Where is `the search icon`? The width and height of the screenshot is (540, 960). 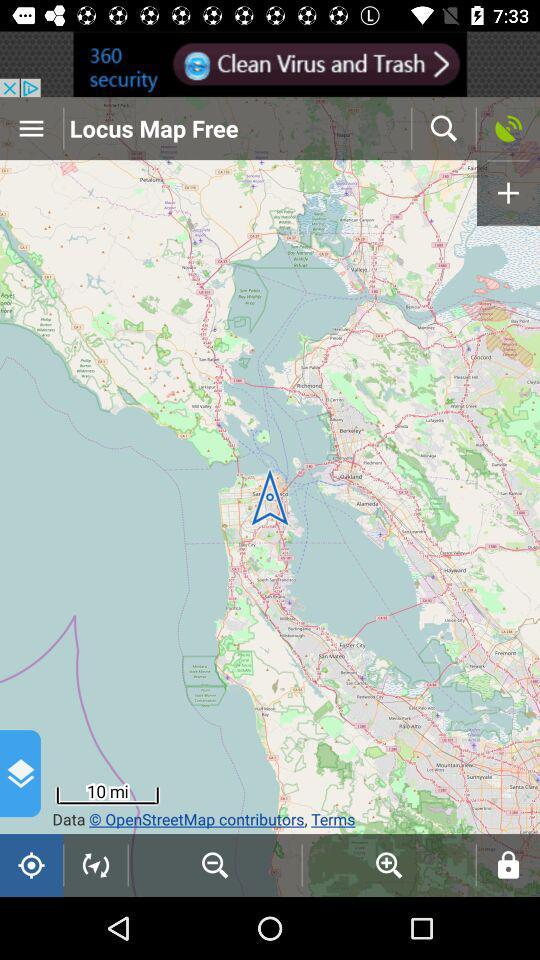
the search icon is located at coordinates (443, 127).